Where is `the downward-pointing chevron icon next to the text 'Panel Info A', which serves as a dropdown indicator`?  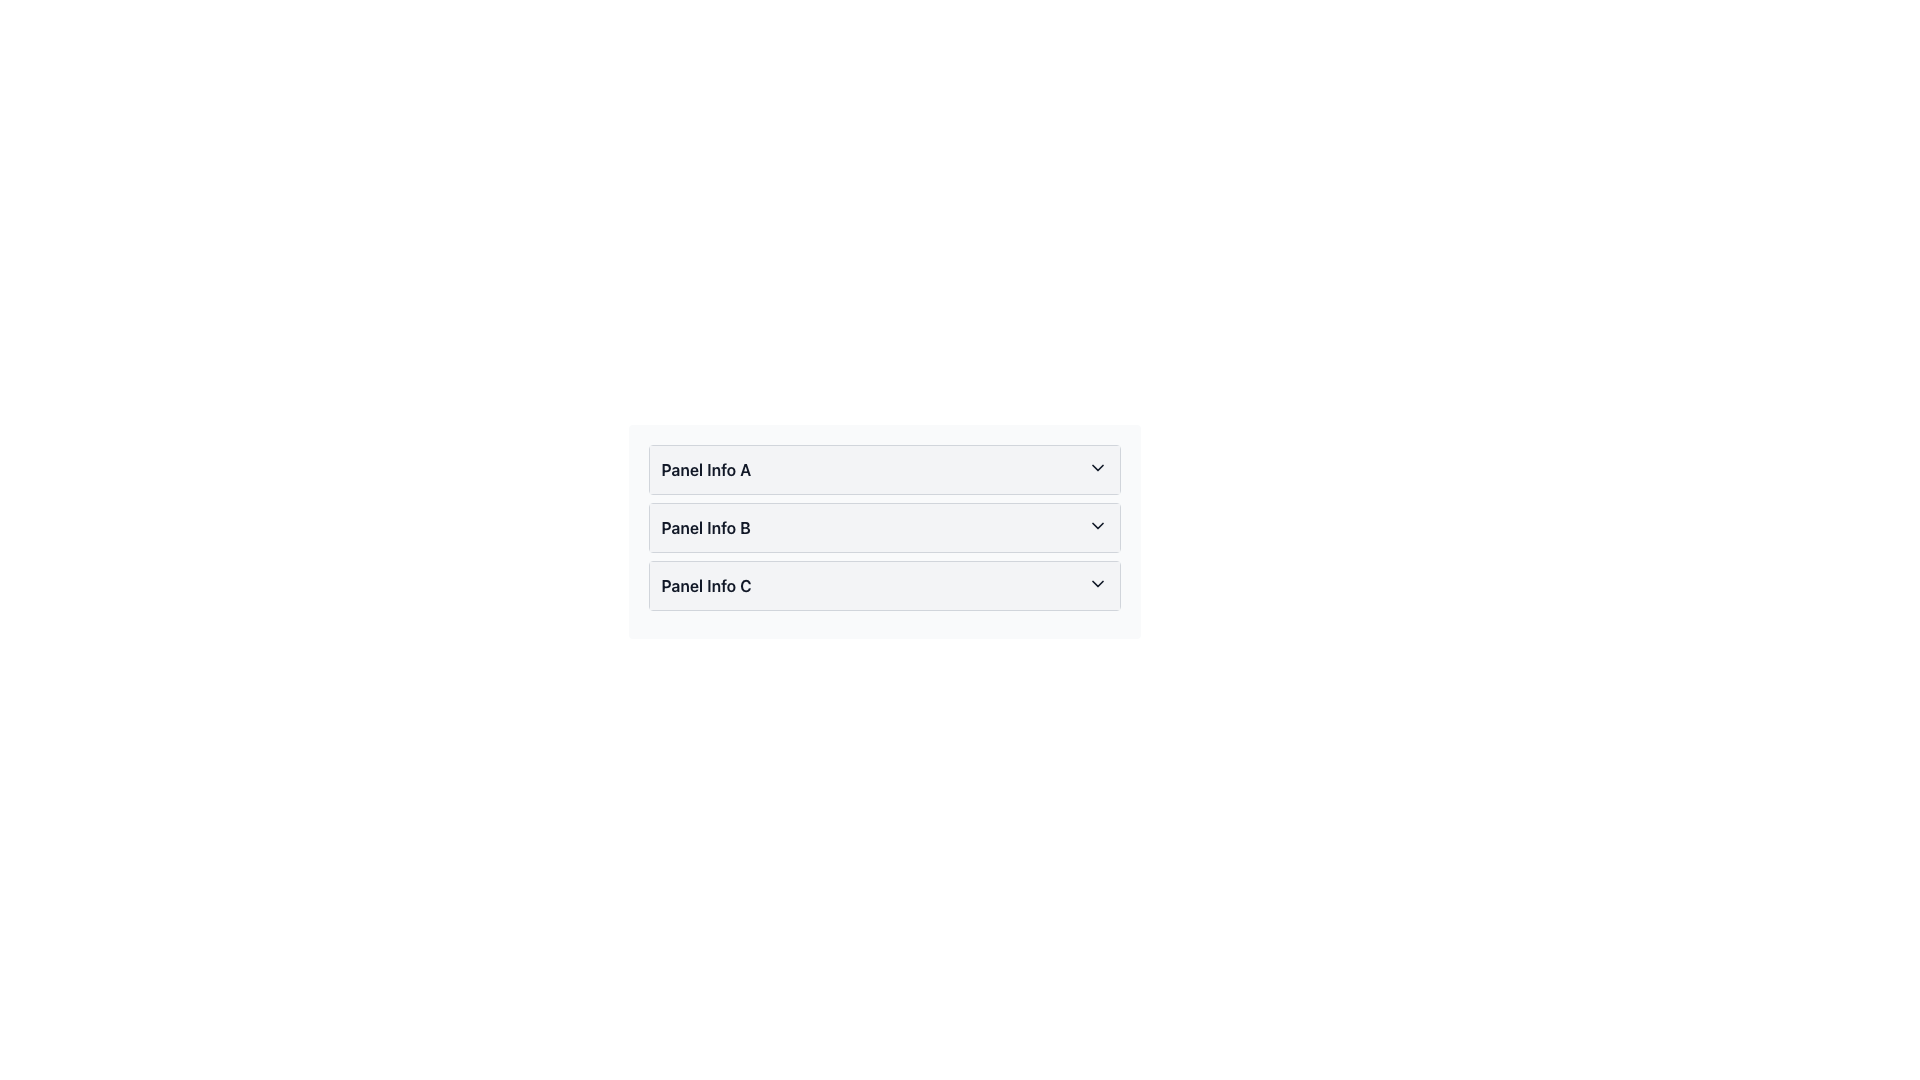
the downward-pointing chevron icon next to the text 'Panel Info A', which serves as a dropdown indicator is located at coordinates (1096, 467).